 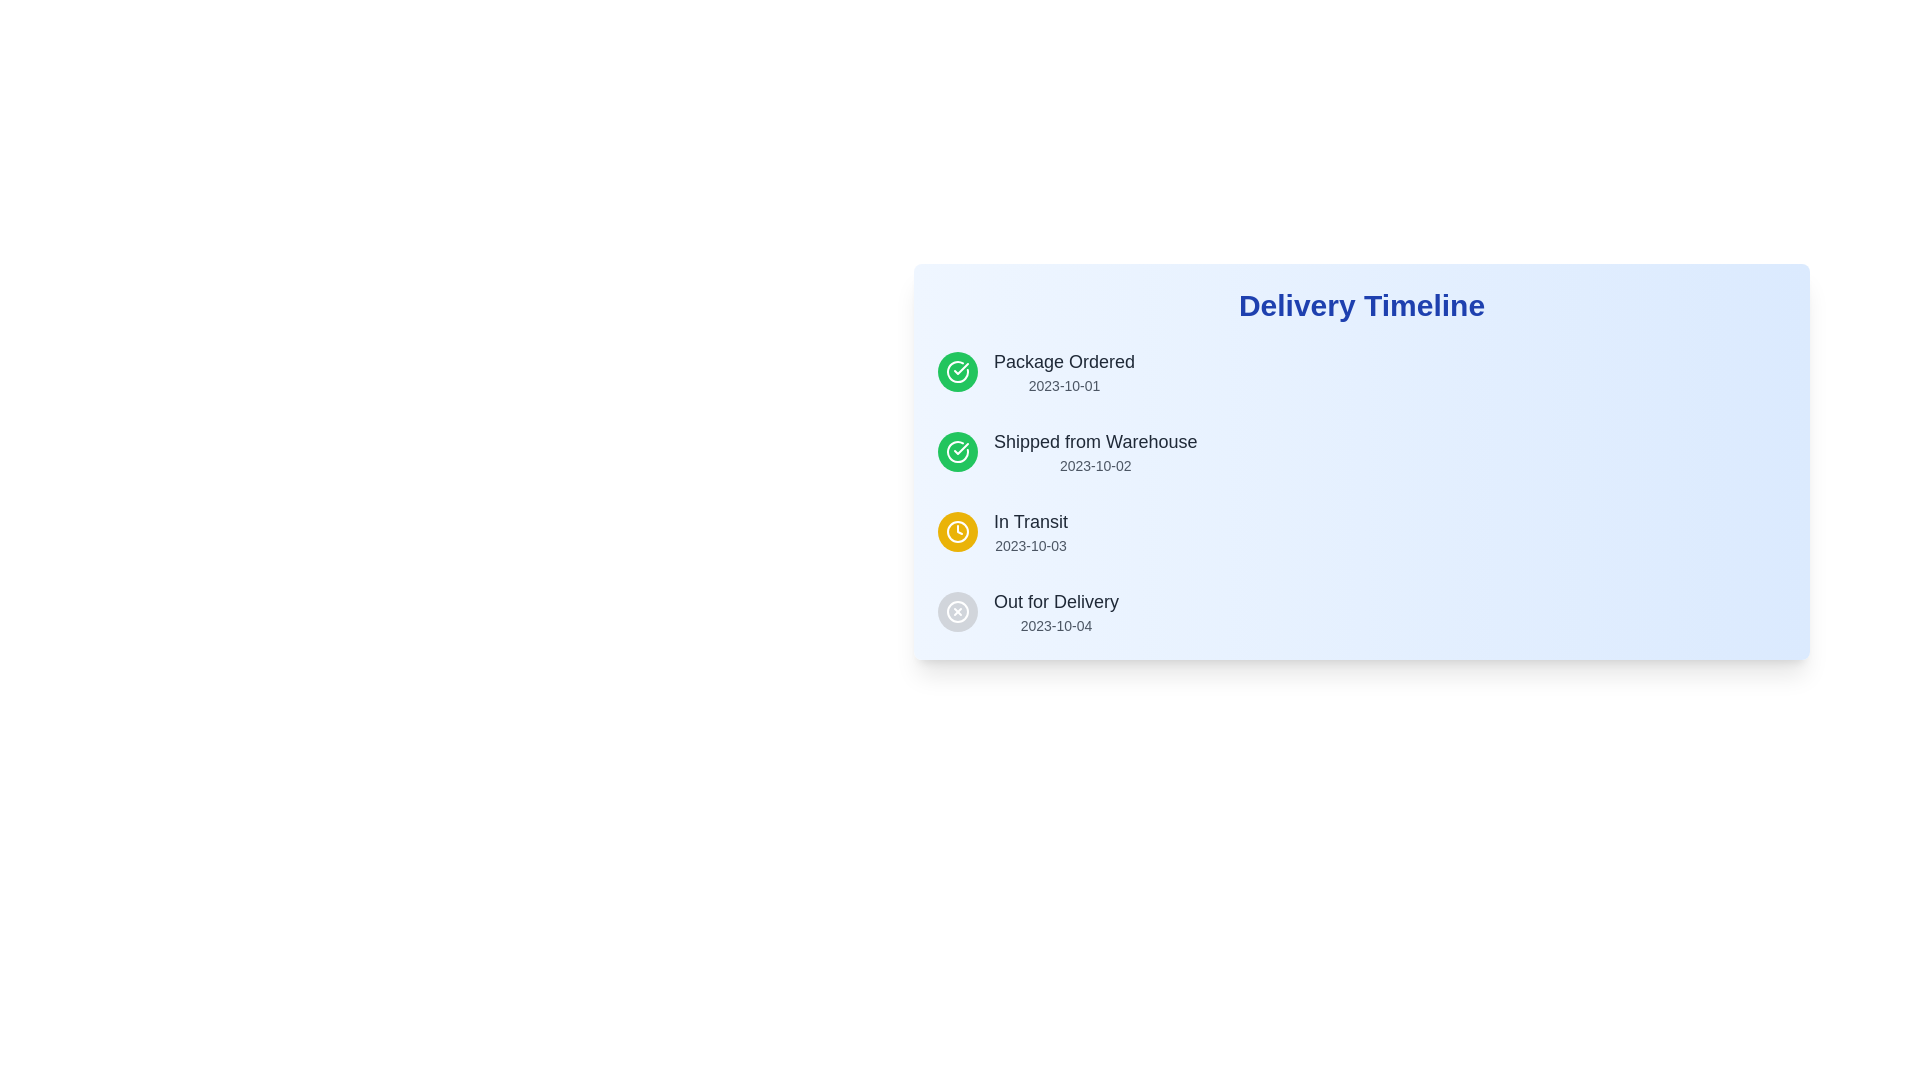 I want to click on date text label that is located directly beneath the 'Shipped from Warehouse' label in the delivery timeline, which is the second milestone's date, so click(x=1094, y=466).